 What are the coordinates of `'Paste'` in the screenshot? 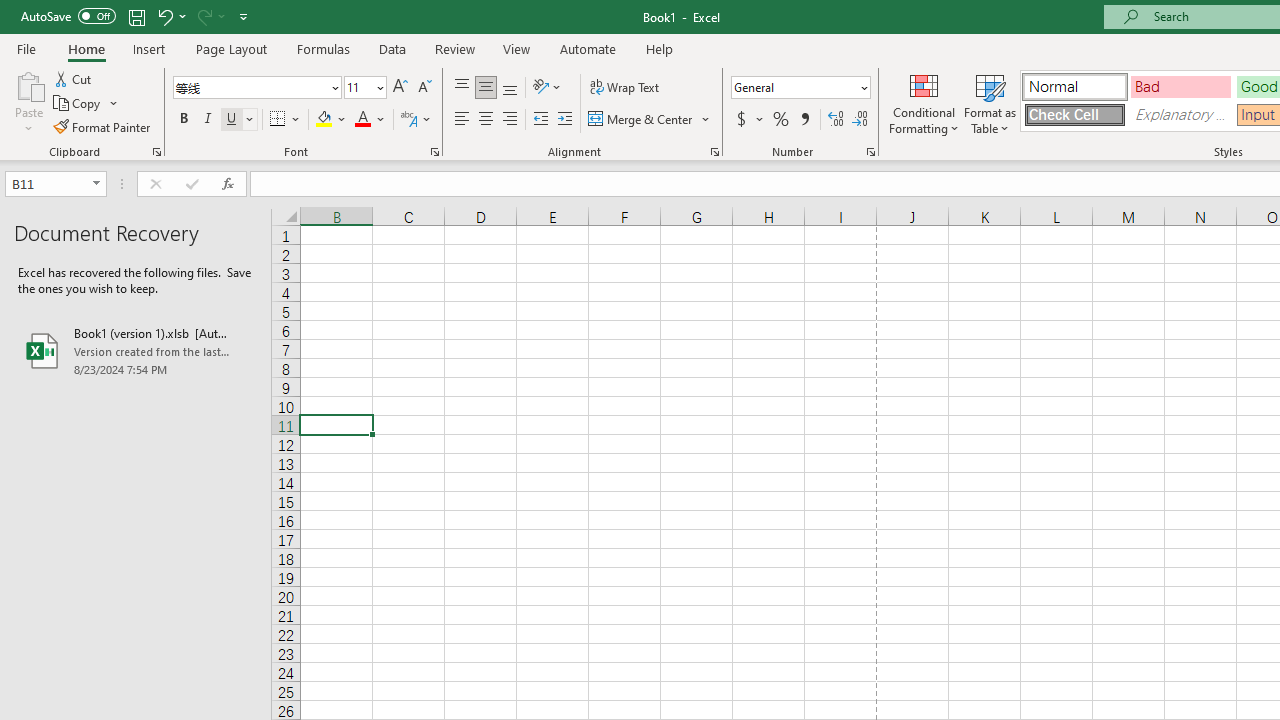 It's located at (28, 84).